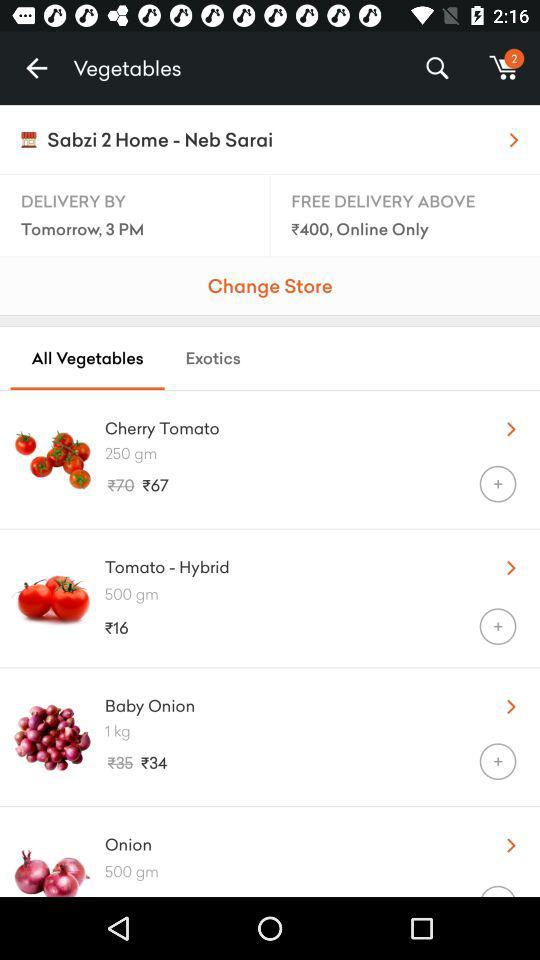 Image resolution: width=540 pixels, height=960 pixels. I want to click on the item below 500 gm item, so click(496, 890).